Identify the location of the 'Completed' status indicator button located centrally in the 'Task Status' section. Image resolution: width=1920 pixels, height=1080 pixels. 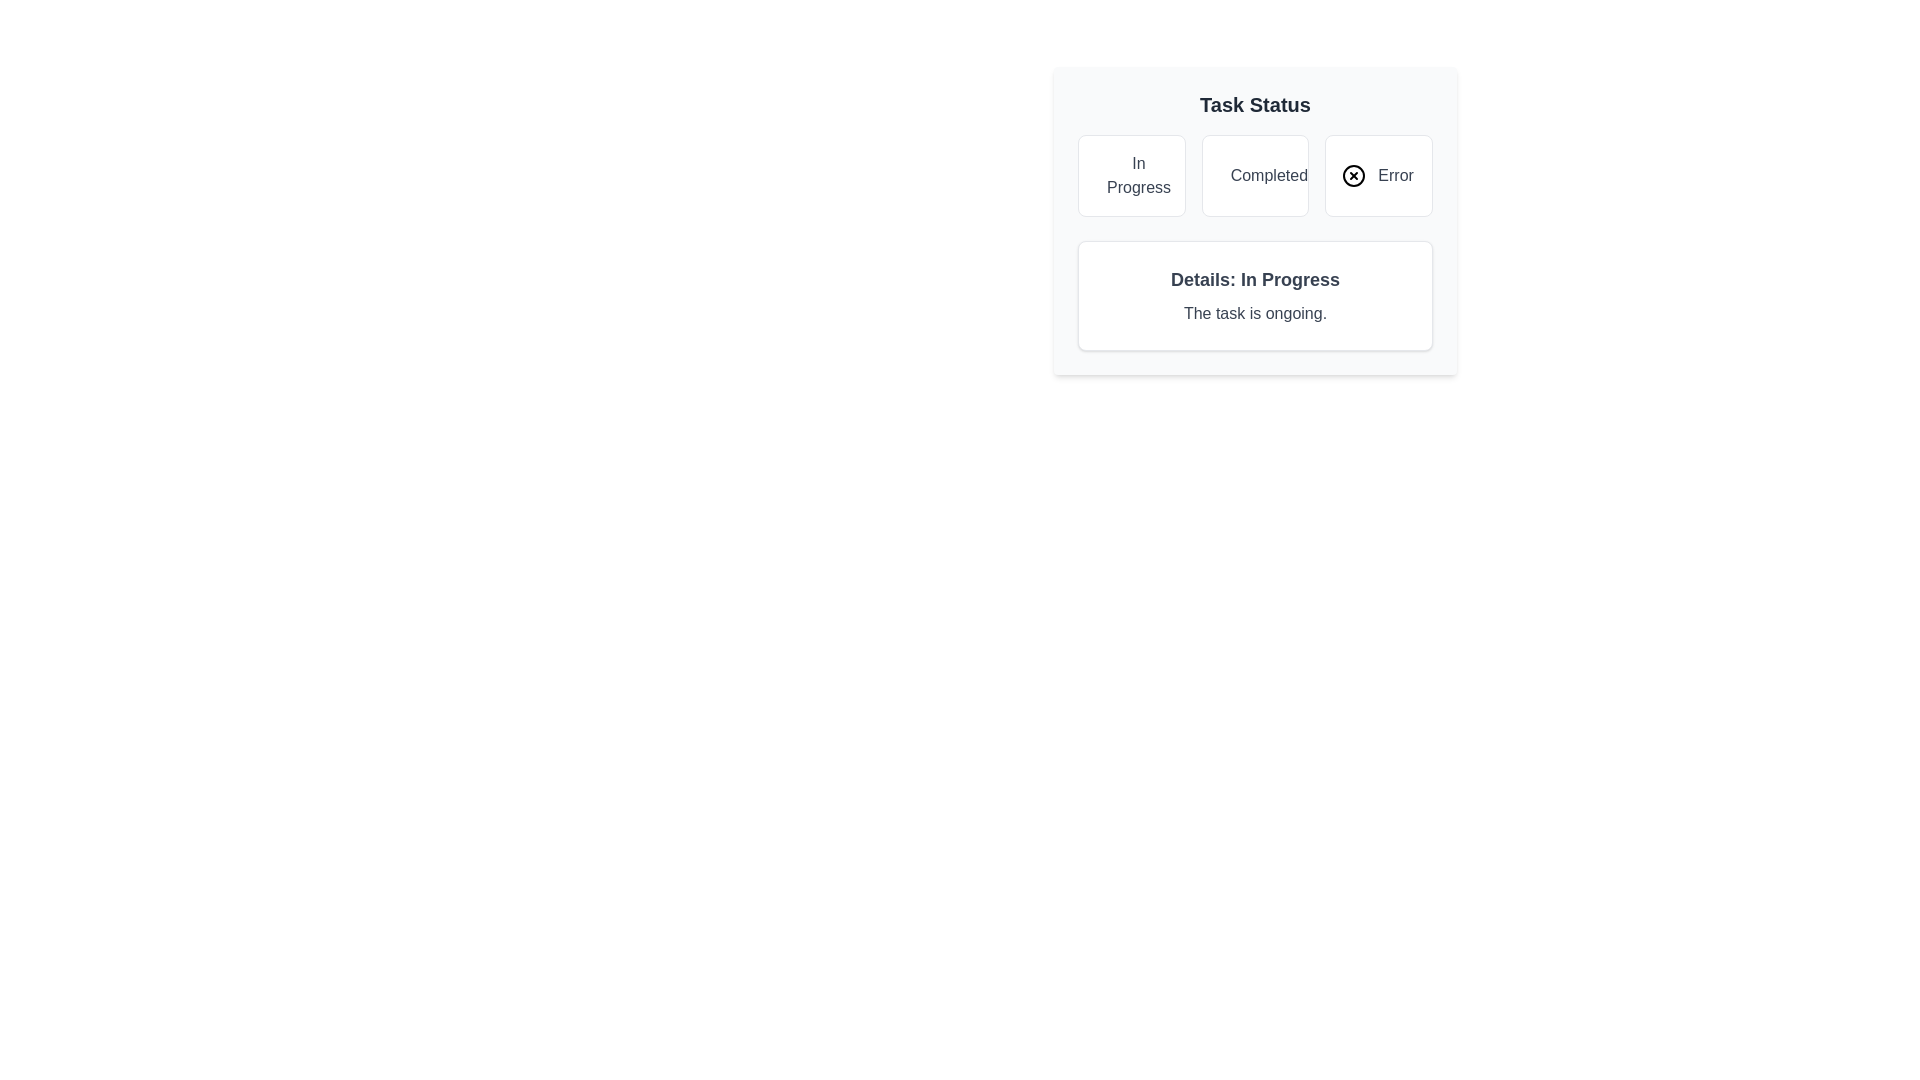
(1254, 175).